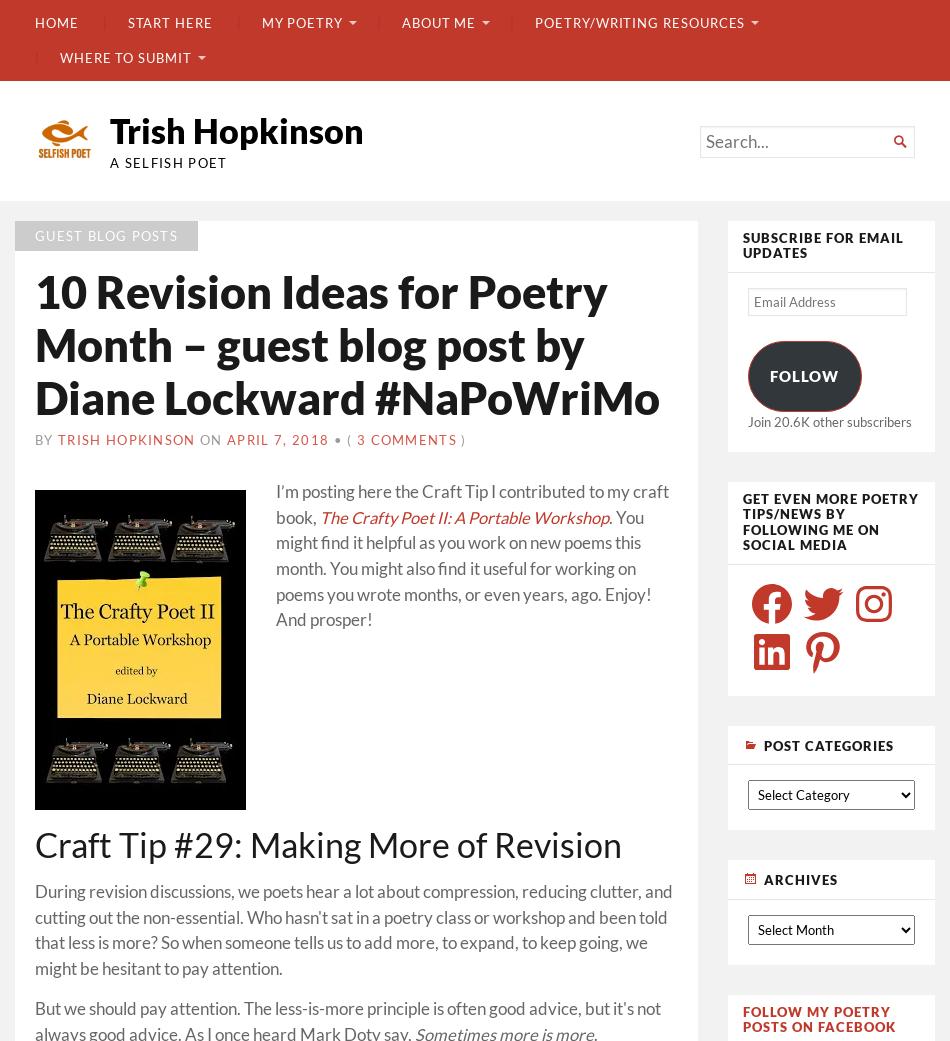  Describe the element at coordinates (168, 161) in the screenshot. I see `'A selfish poet'` at that location.